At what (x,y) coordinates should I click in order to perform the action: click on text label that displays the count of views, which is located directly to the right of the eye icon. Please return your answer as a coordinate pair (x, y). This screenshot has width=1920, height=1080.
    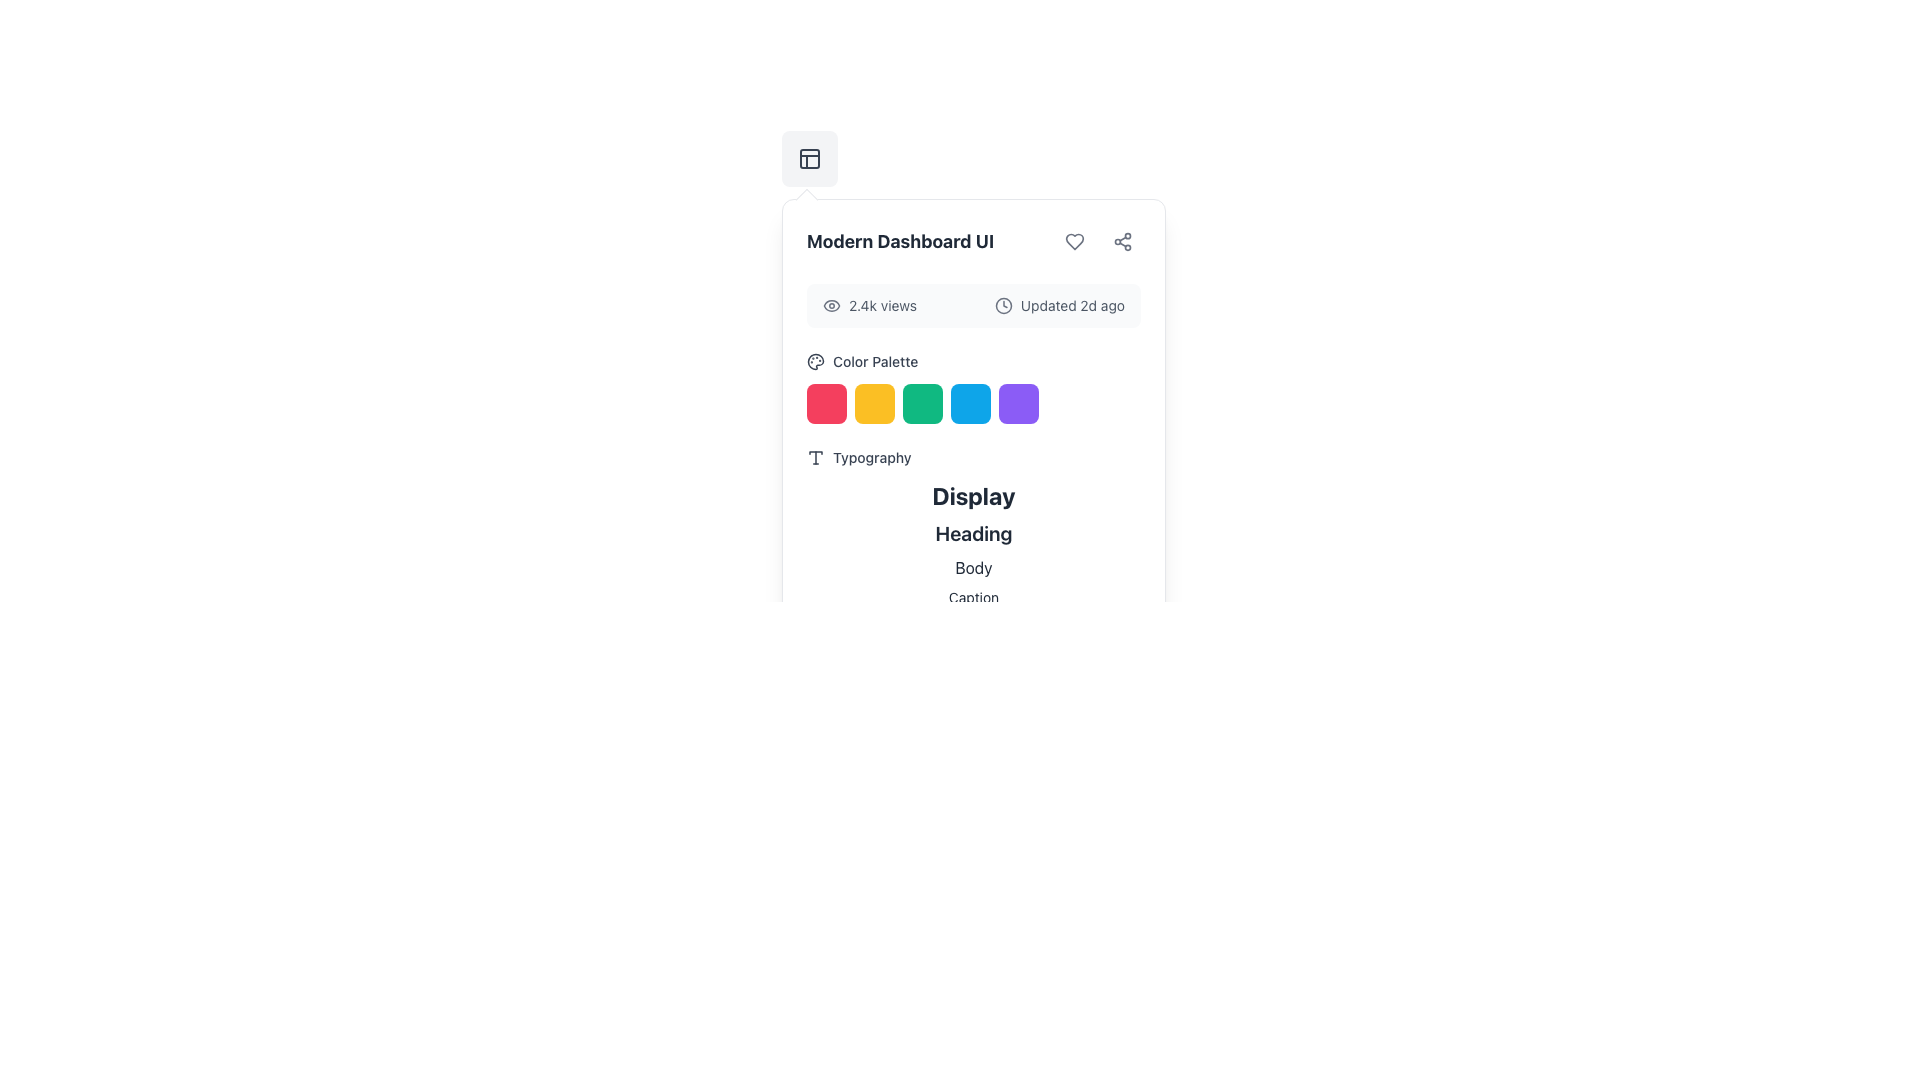
    Looking at the image, I should click on (882, 305).